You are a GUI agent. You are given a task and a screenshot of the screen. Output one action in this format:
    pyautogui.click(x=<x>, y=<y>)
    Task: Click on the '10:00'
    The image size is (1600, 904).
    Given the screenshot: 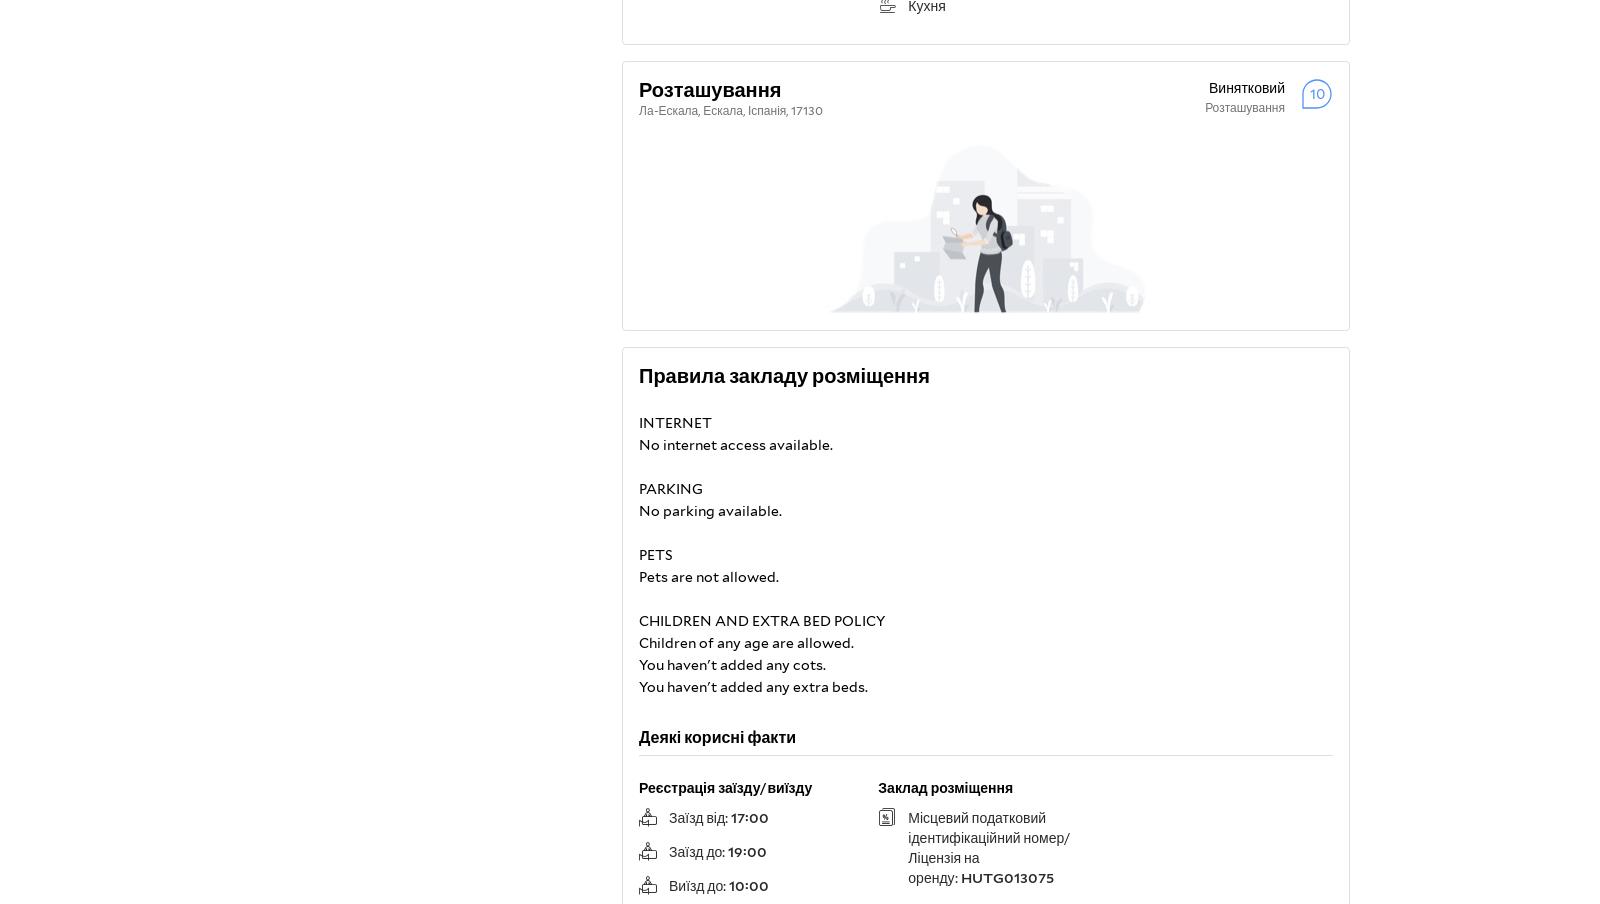 What is the action you would take?
    pyautogui.click(x=748, y=886)
    